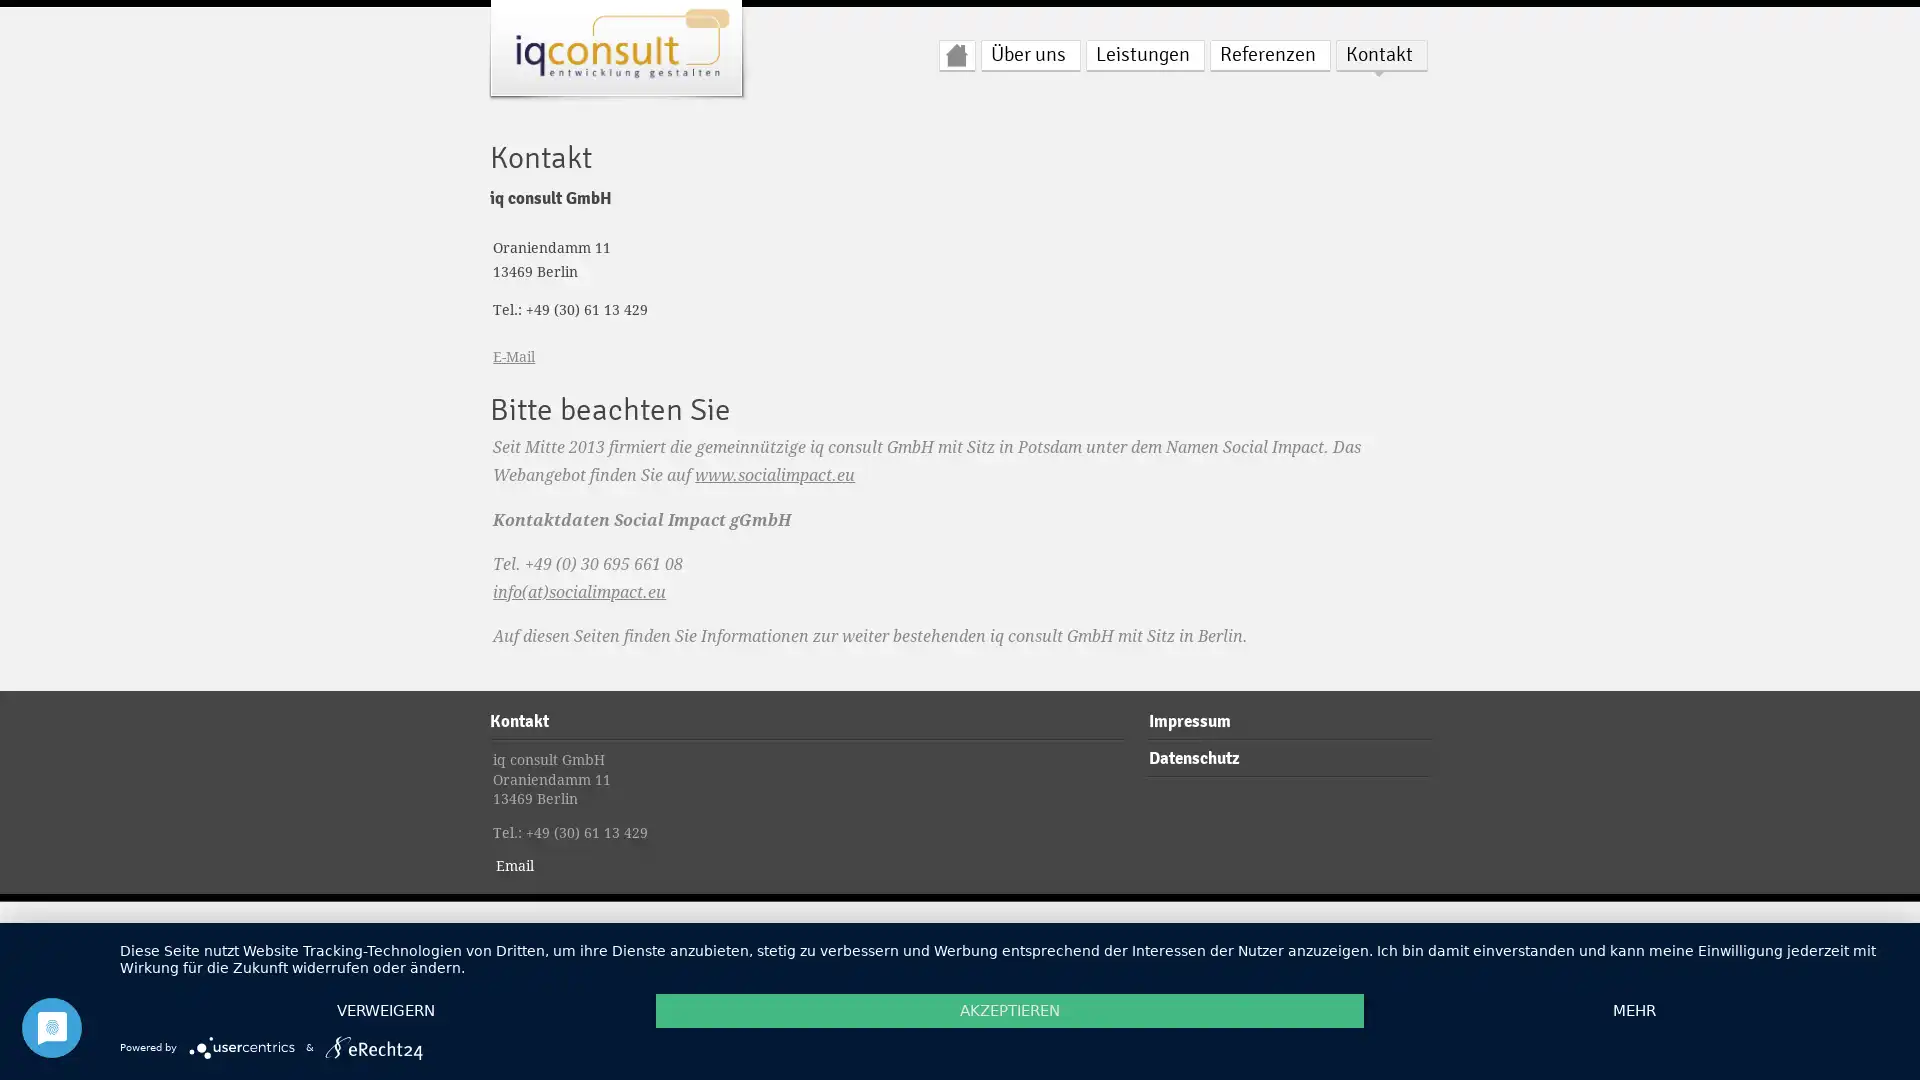  What do you see at coordinates (1633, 1010) in the screenshot?
I see `MEHR` at bounding box center [1633, 1010].